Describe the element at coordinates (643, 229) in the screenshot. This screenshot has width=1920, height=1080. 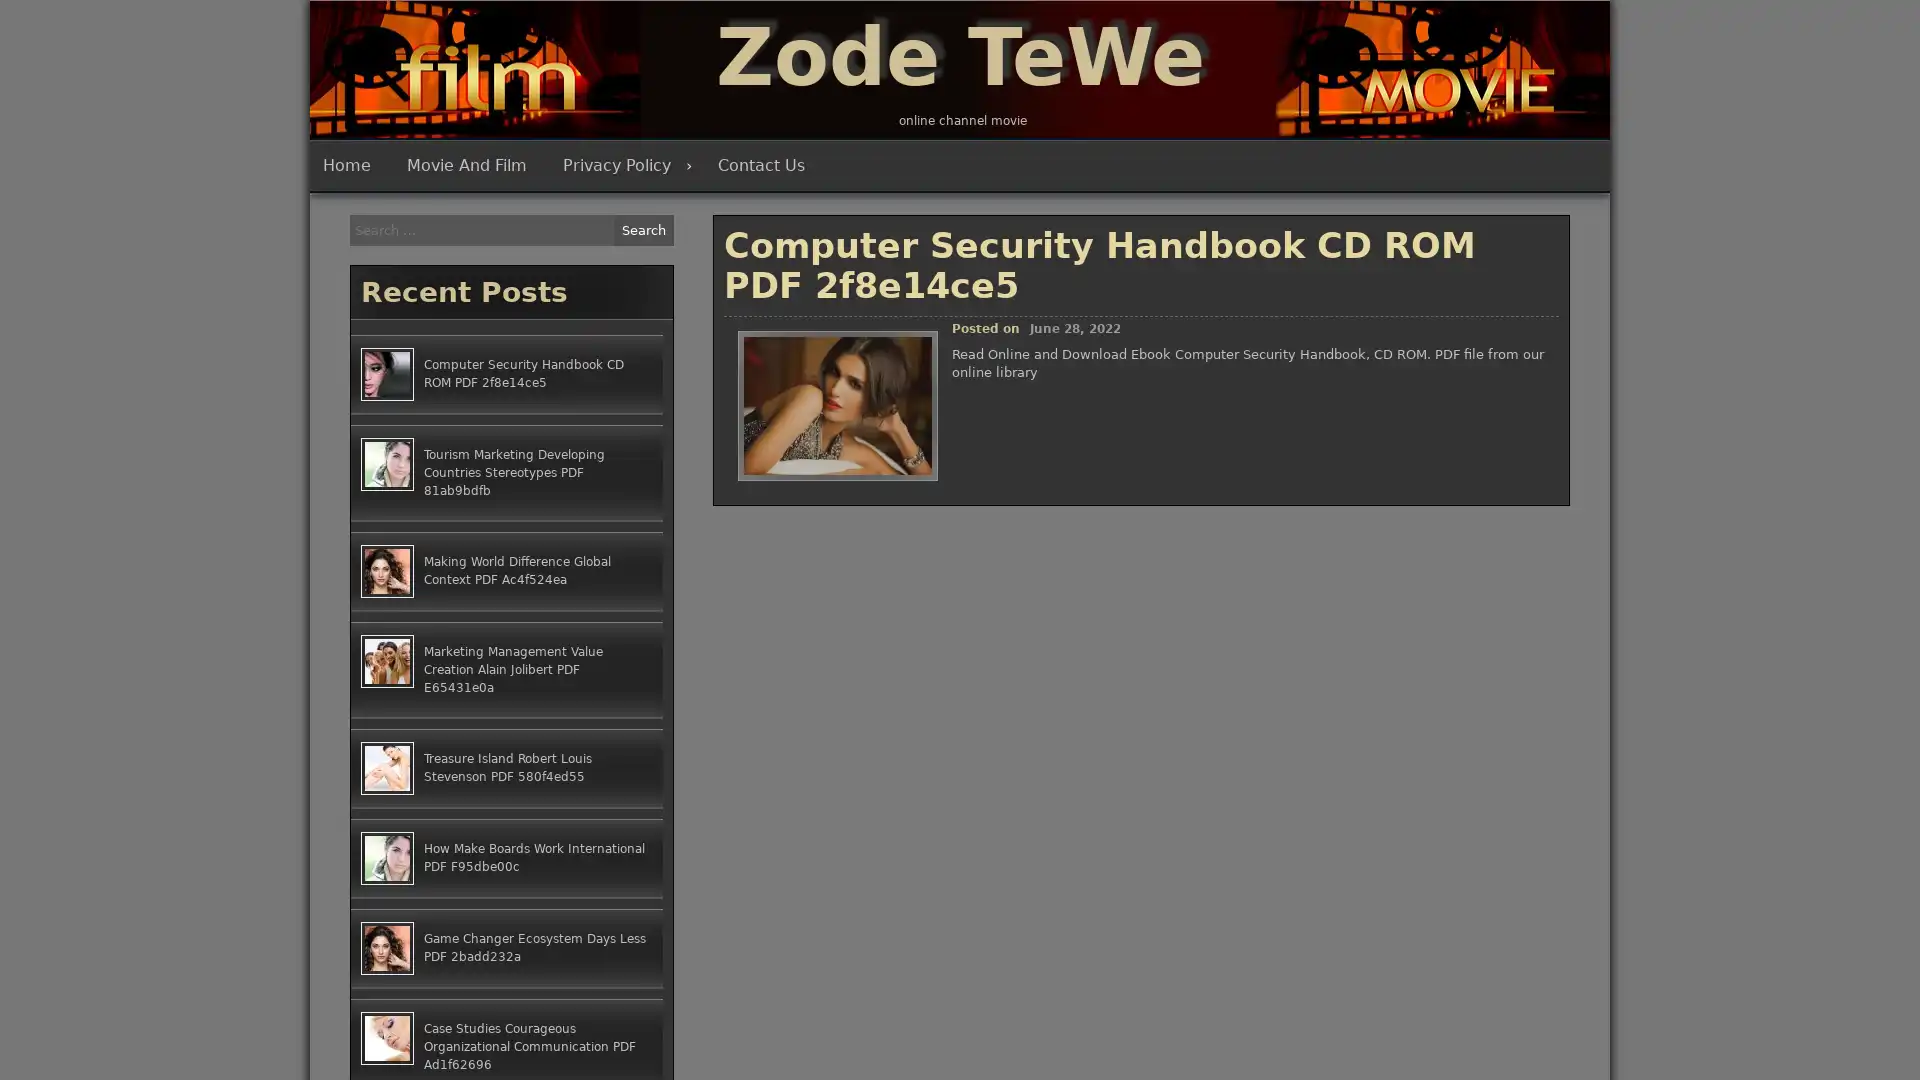
I see `Search` at that location.